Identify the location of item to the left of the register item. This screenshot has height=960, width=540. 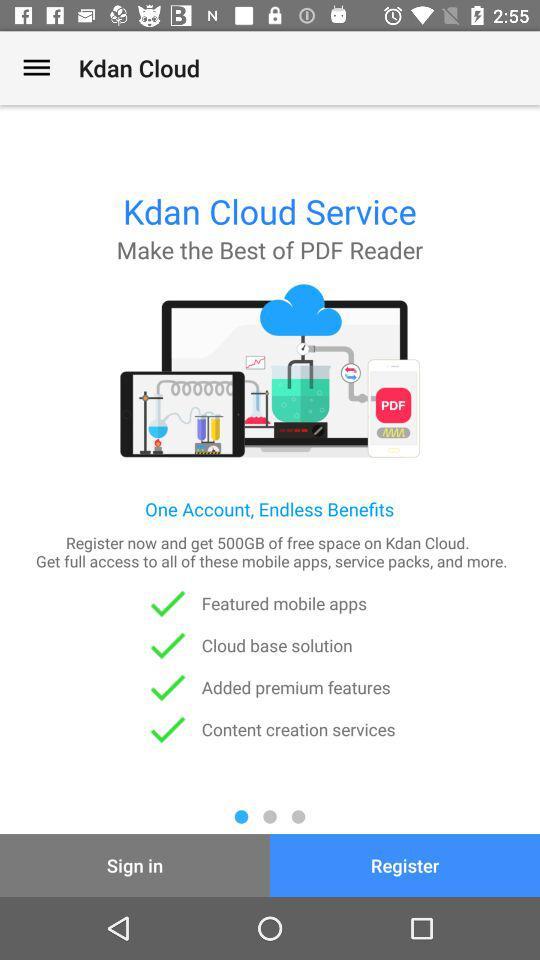
(135, 864).